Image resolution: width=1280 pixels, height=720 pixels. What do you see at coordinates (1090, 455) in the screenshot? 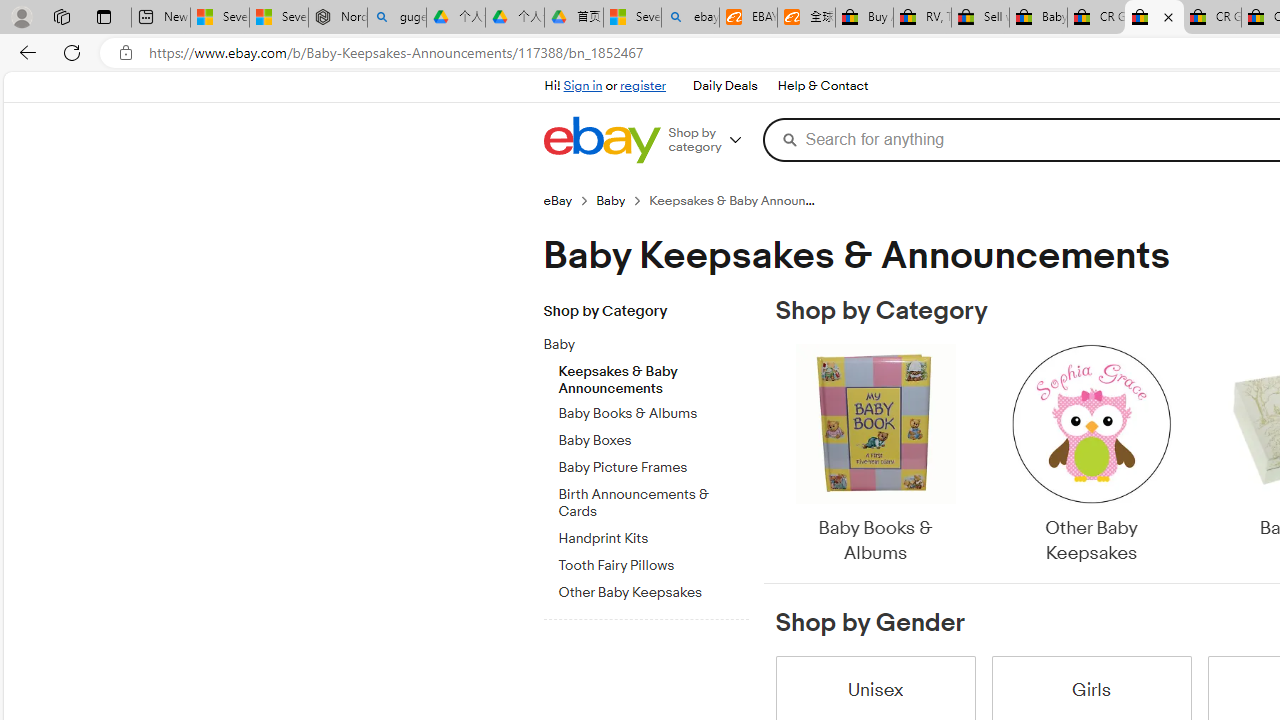
I see `'Other Baby Keepsakes'` at bounding box center [1090, 455].